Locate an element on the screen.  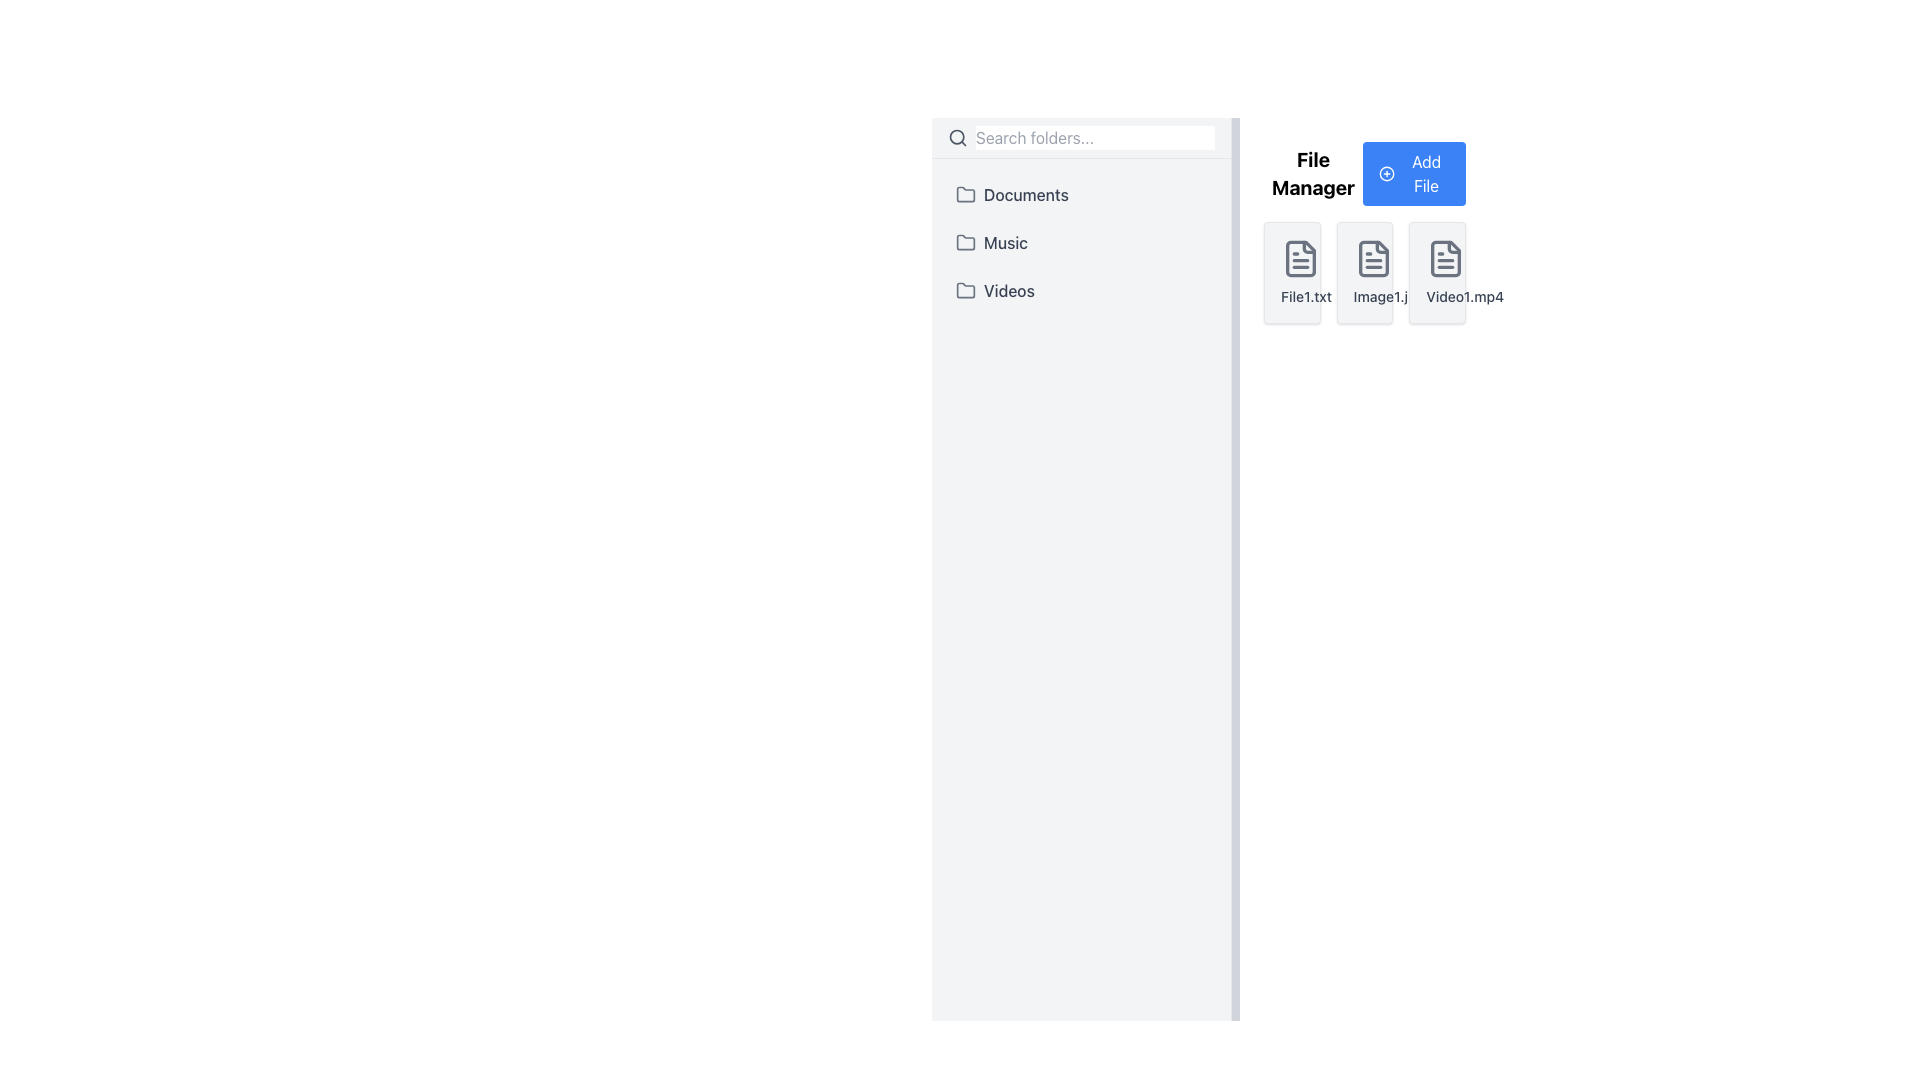
the folder icon associated with the 'Videos' label in the vertical menu is located at coordinates (965, 290).